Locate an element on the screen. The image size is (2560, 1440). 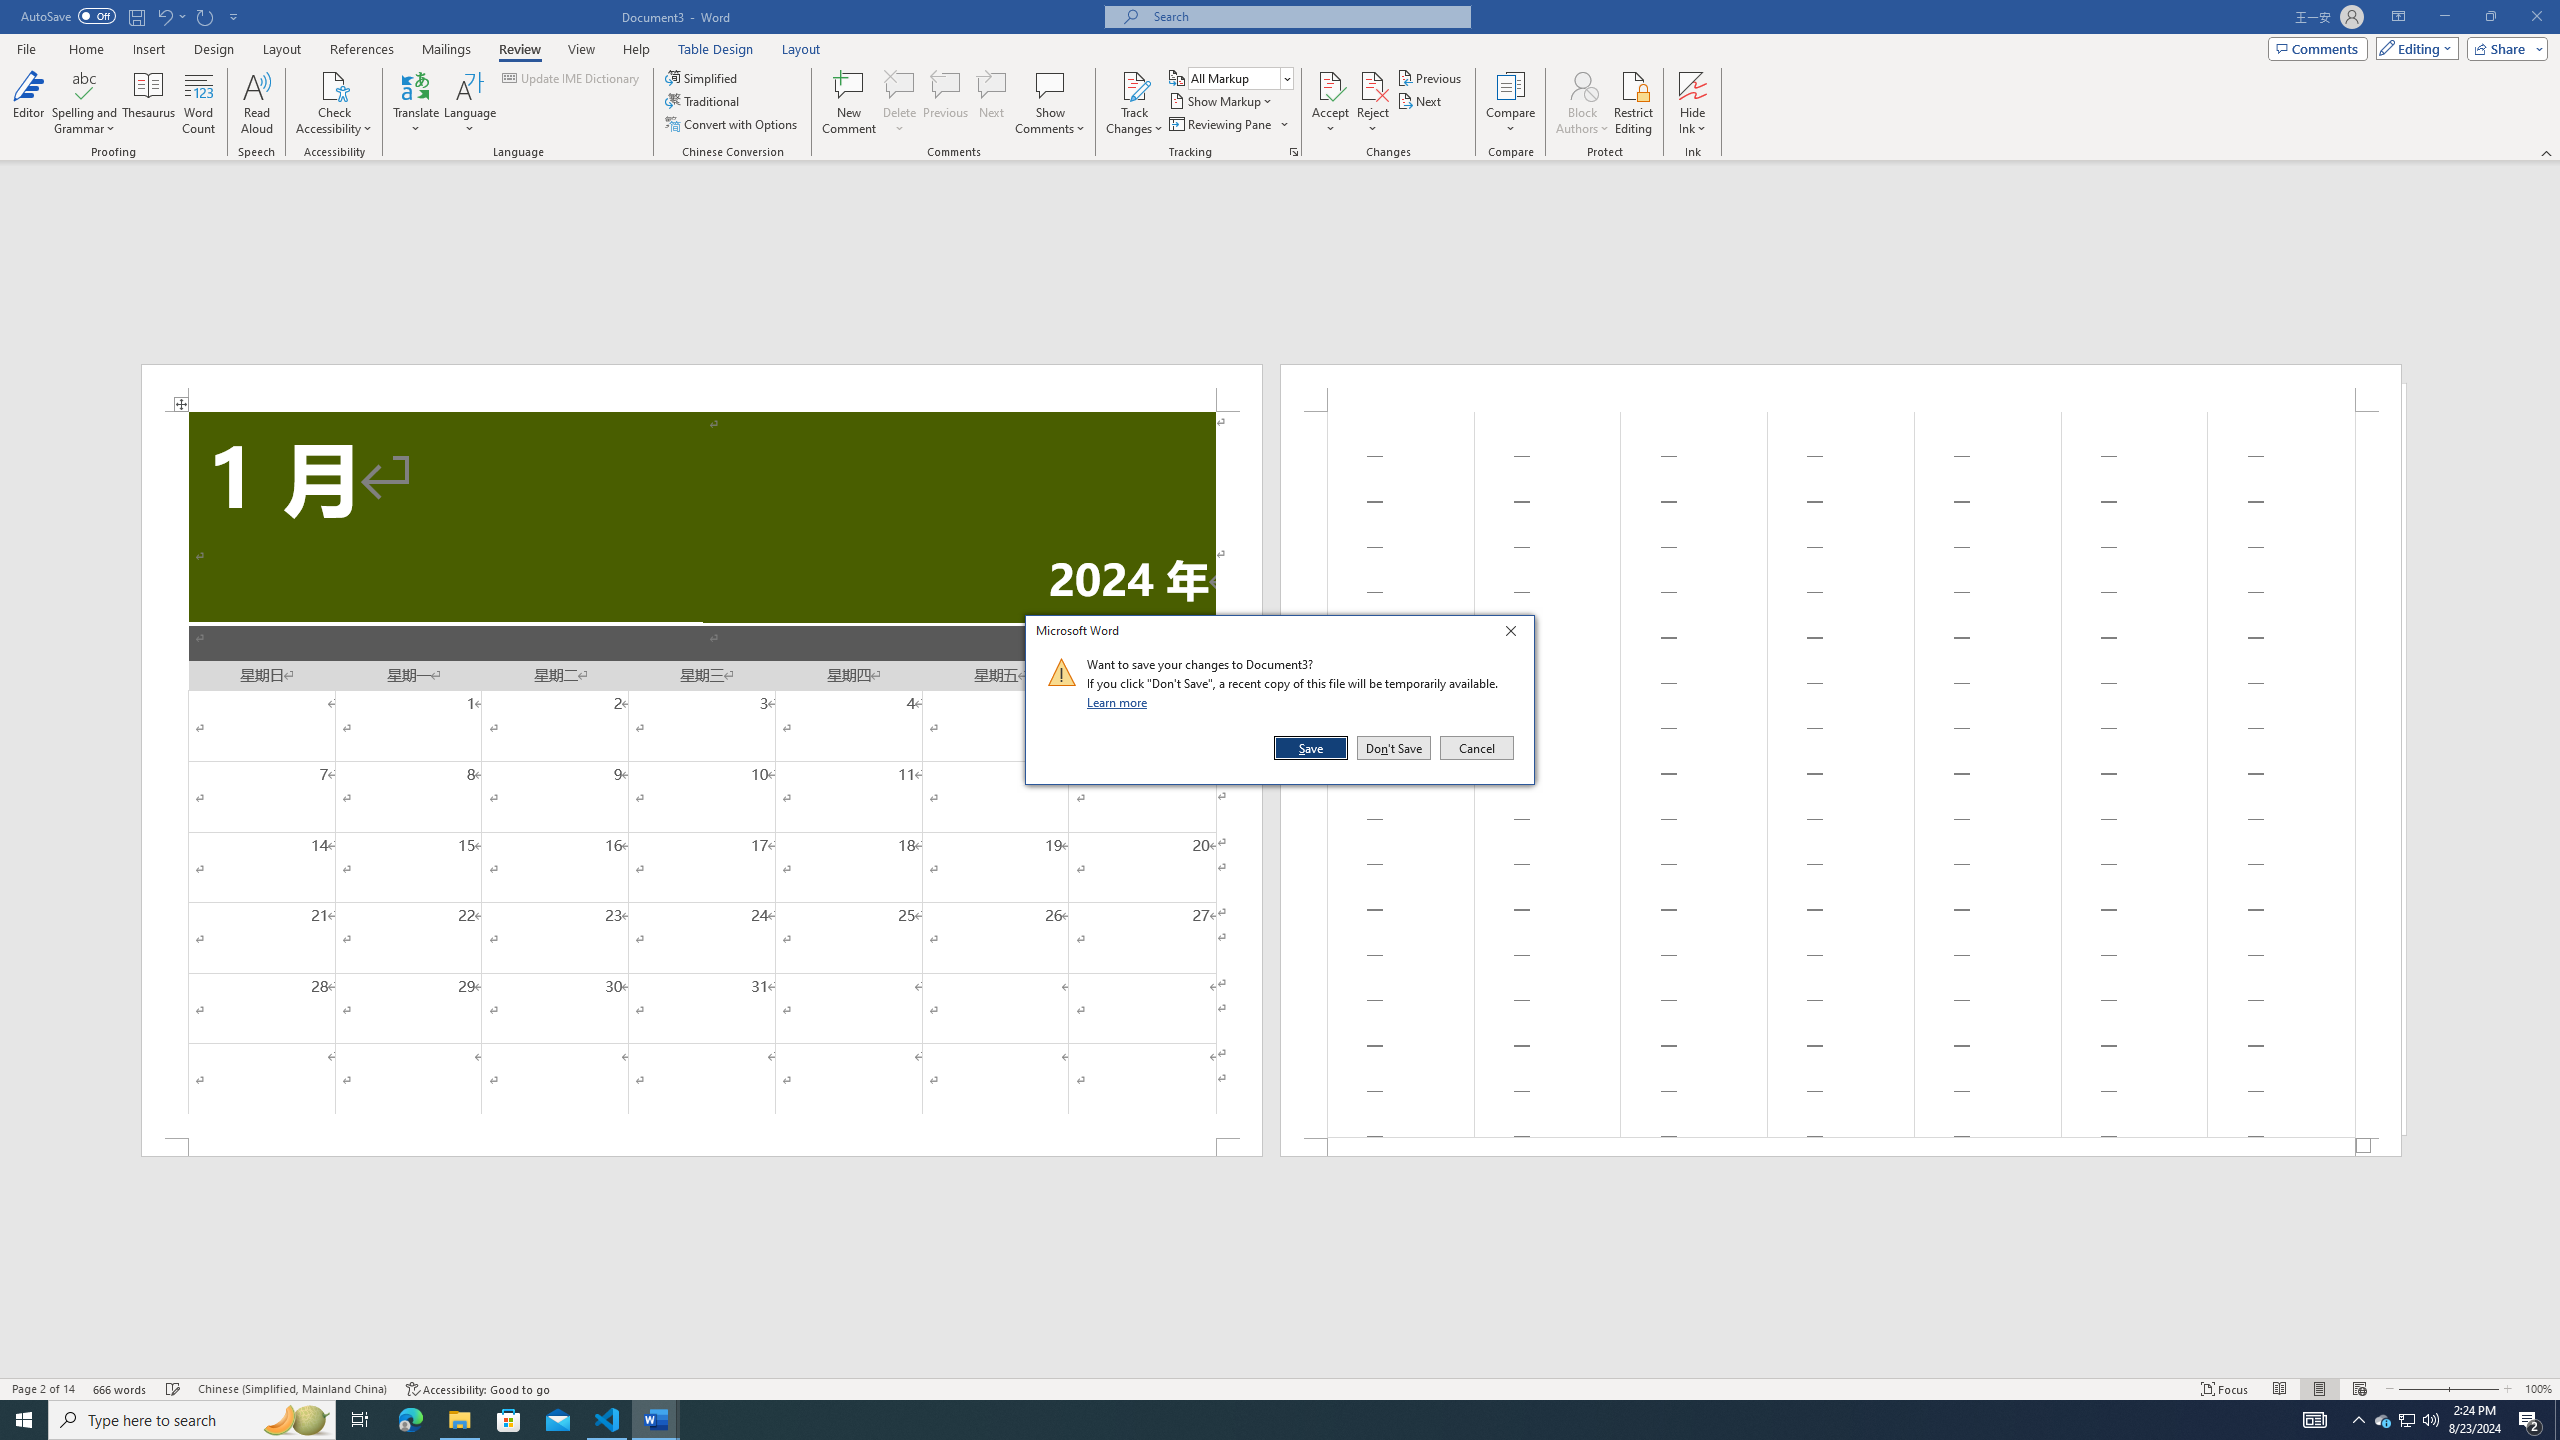
'Reject' is located at coordinates (1373, 103).